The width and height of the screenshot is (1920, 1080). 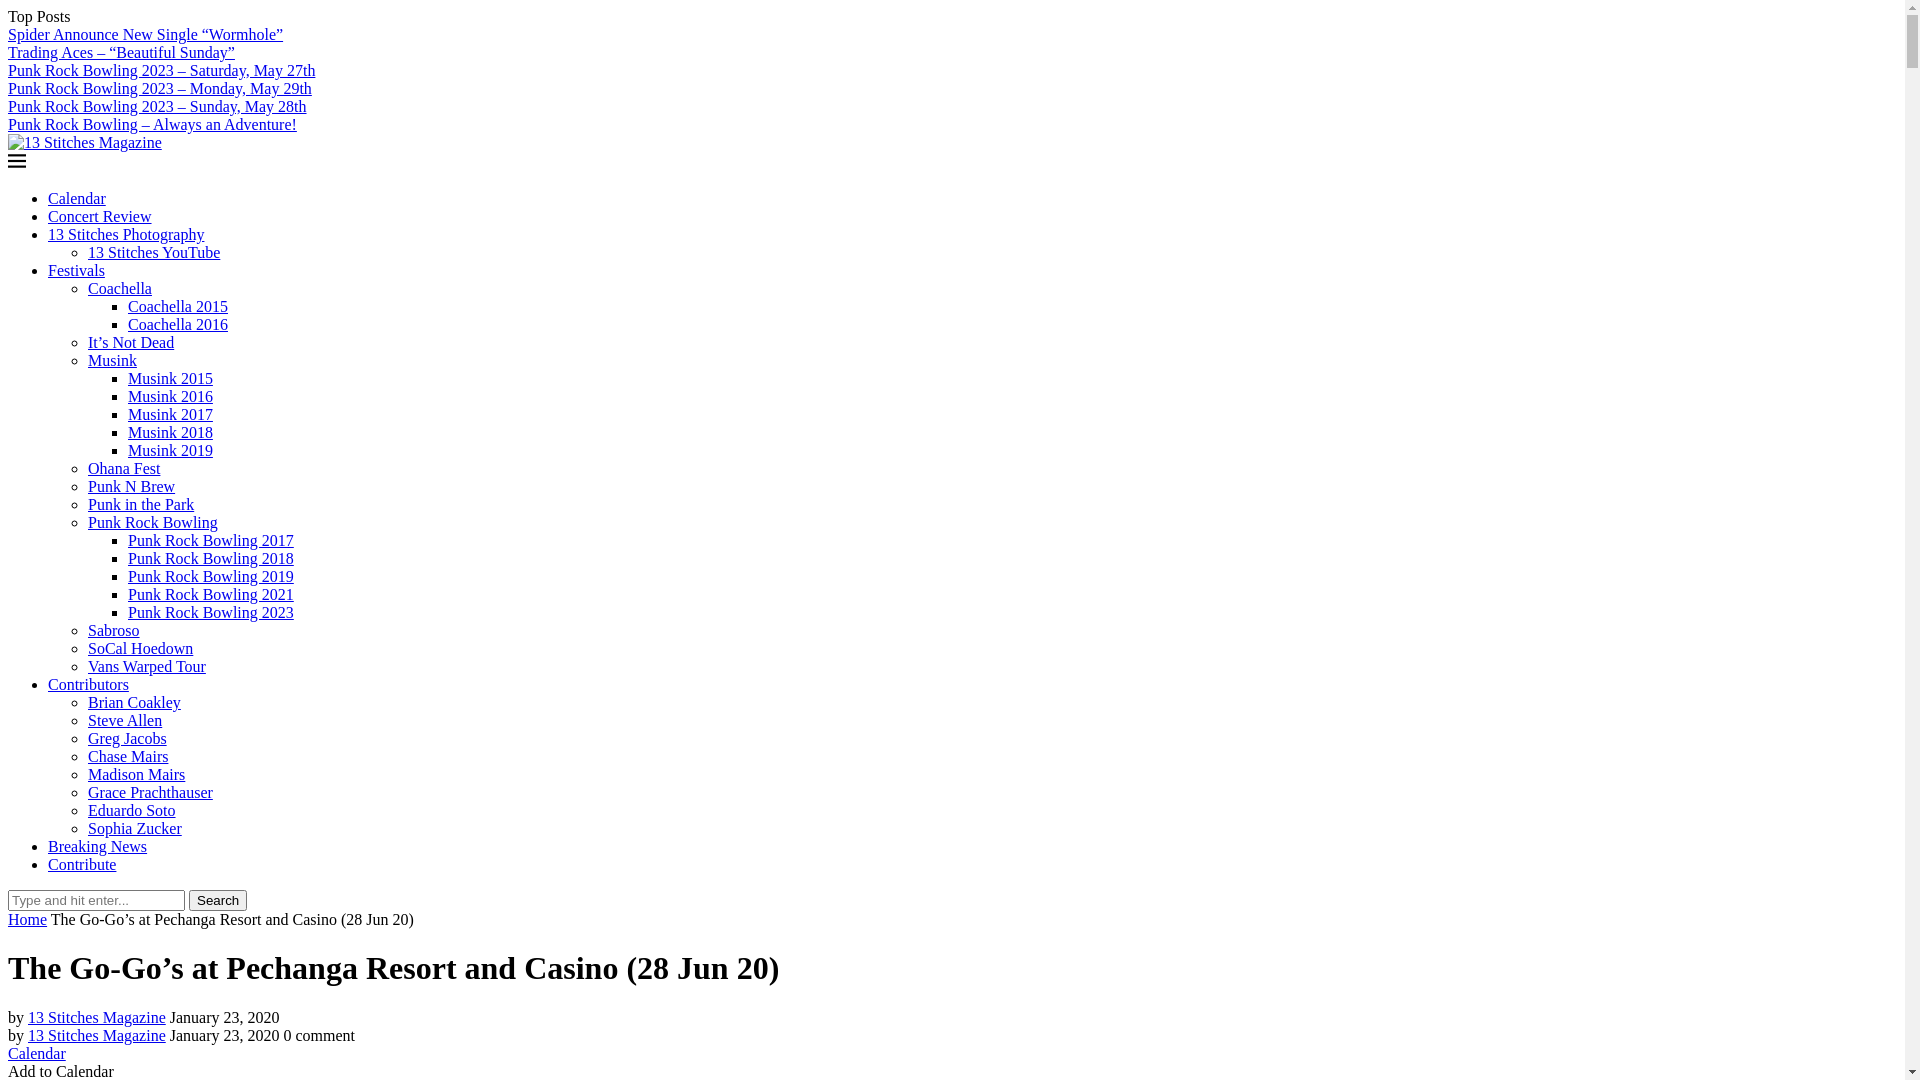 I want to click on 'Greg Jacobs', so click(x=86, y=738).